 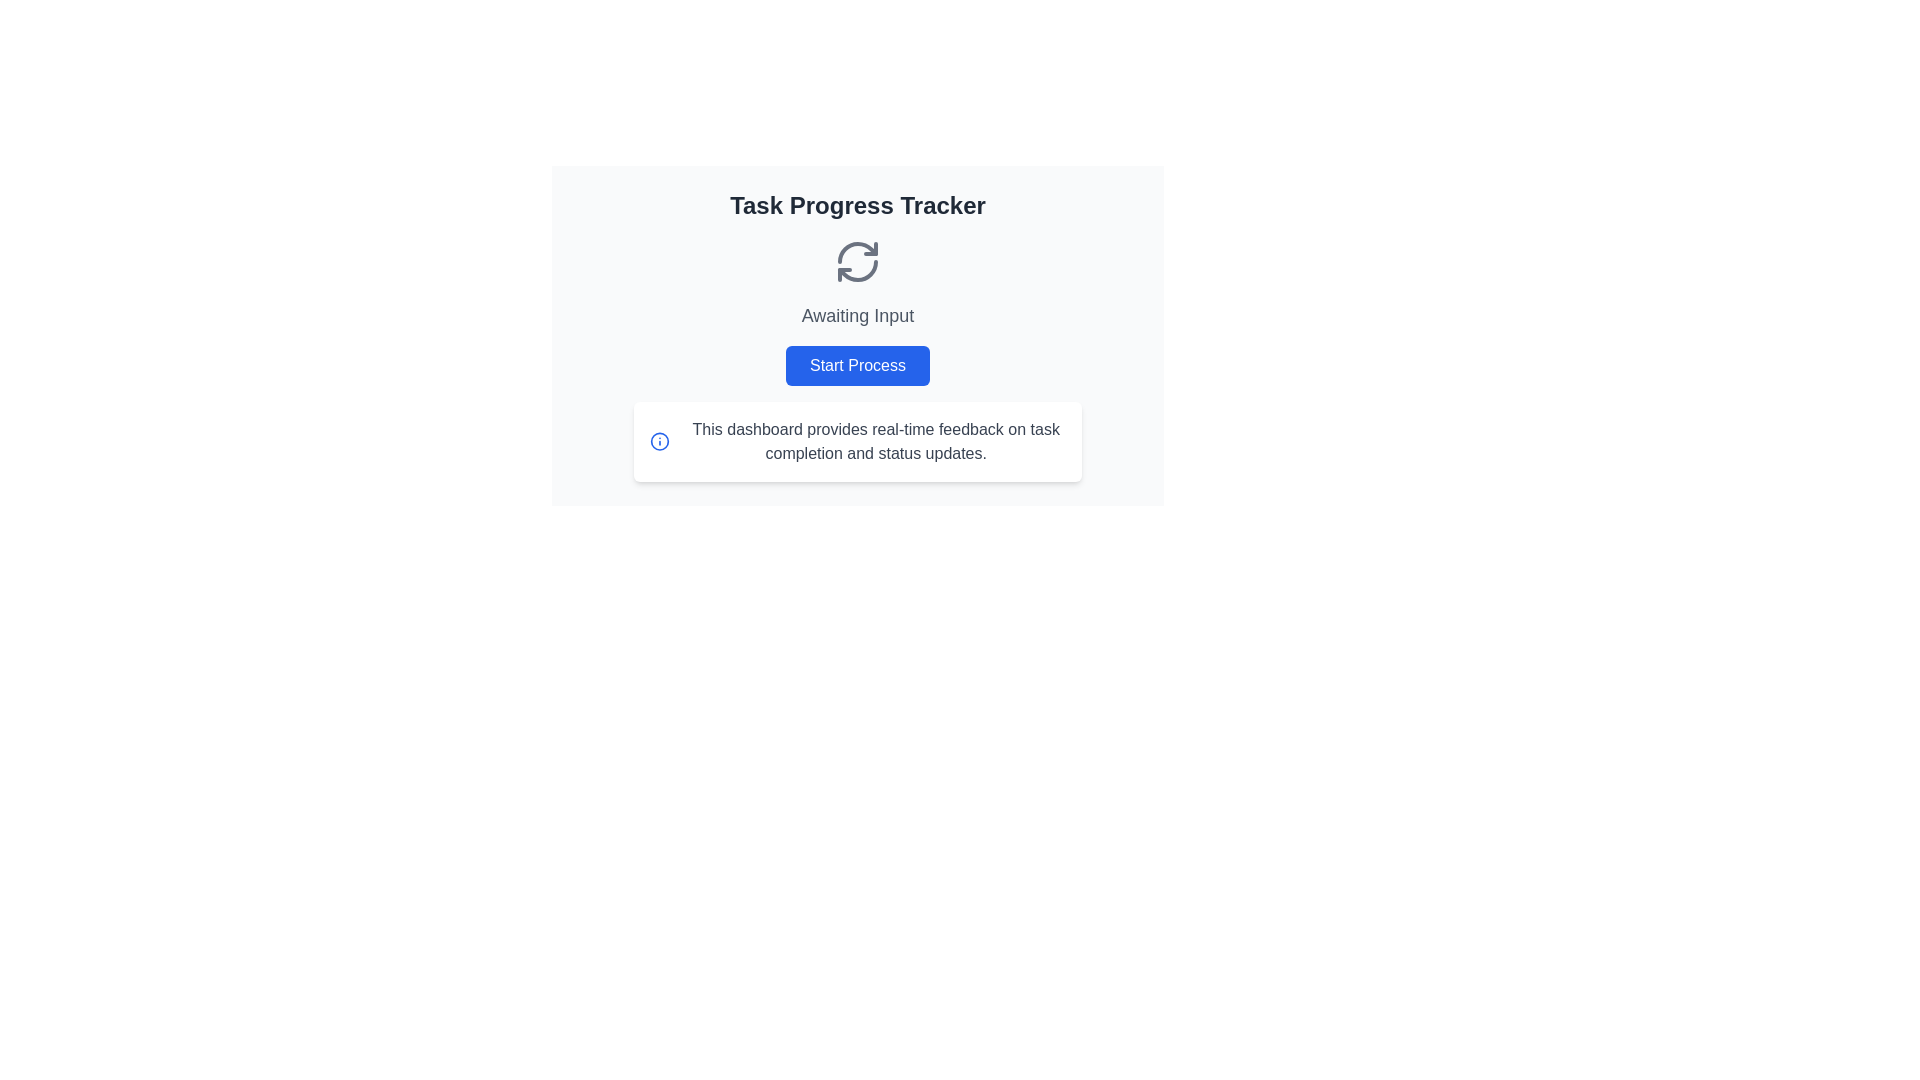 What do you see at coordinates (660, 441) in the screenshot?
I see `the icon that visually represents information related to the text 'This dashboard provides real-time feedback on task completion and status updates.'` at bounding box center [660, 441].